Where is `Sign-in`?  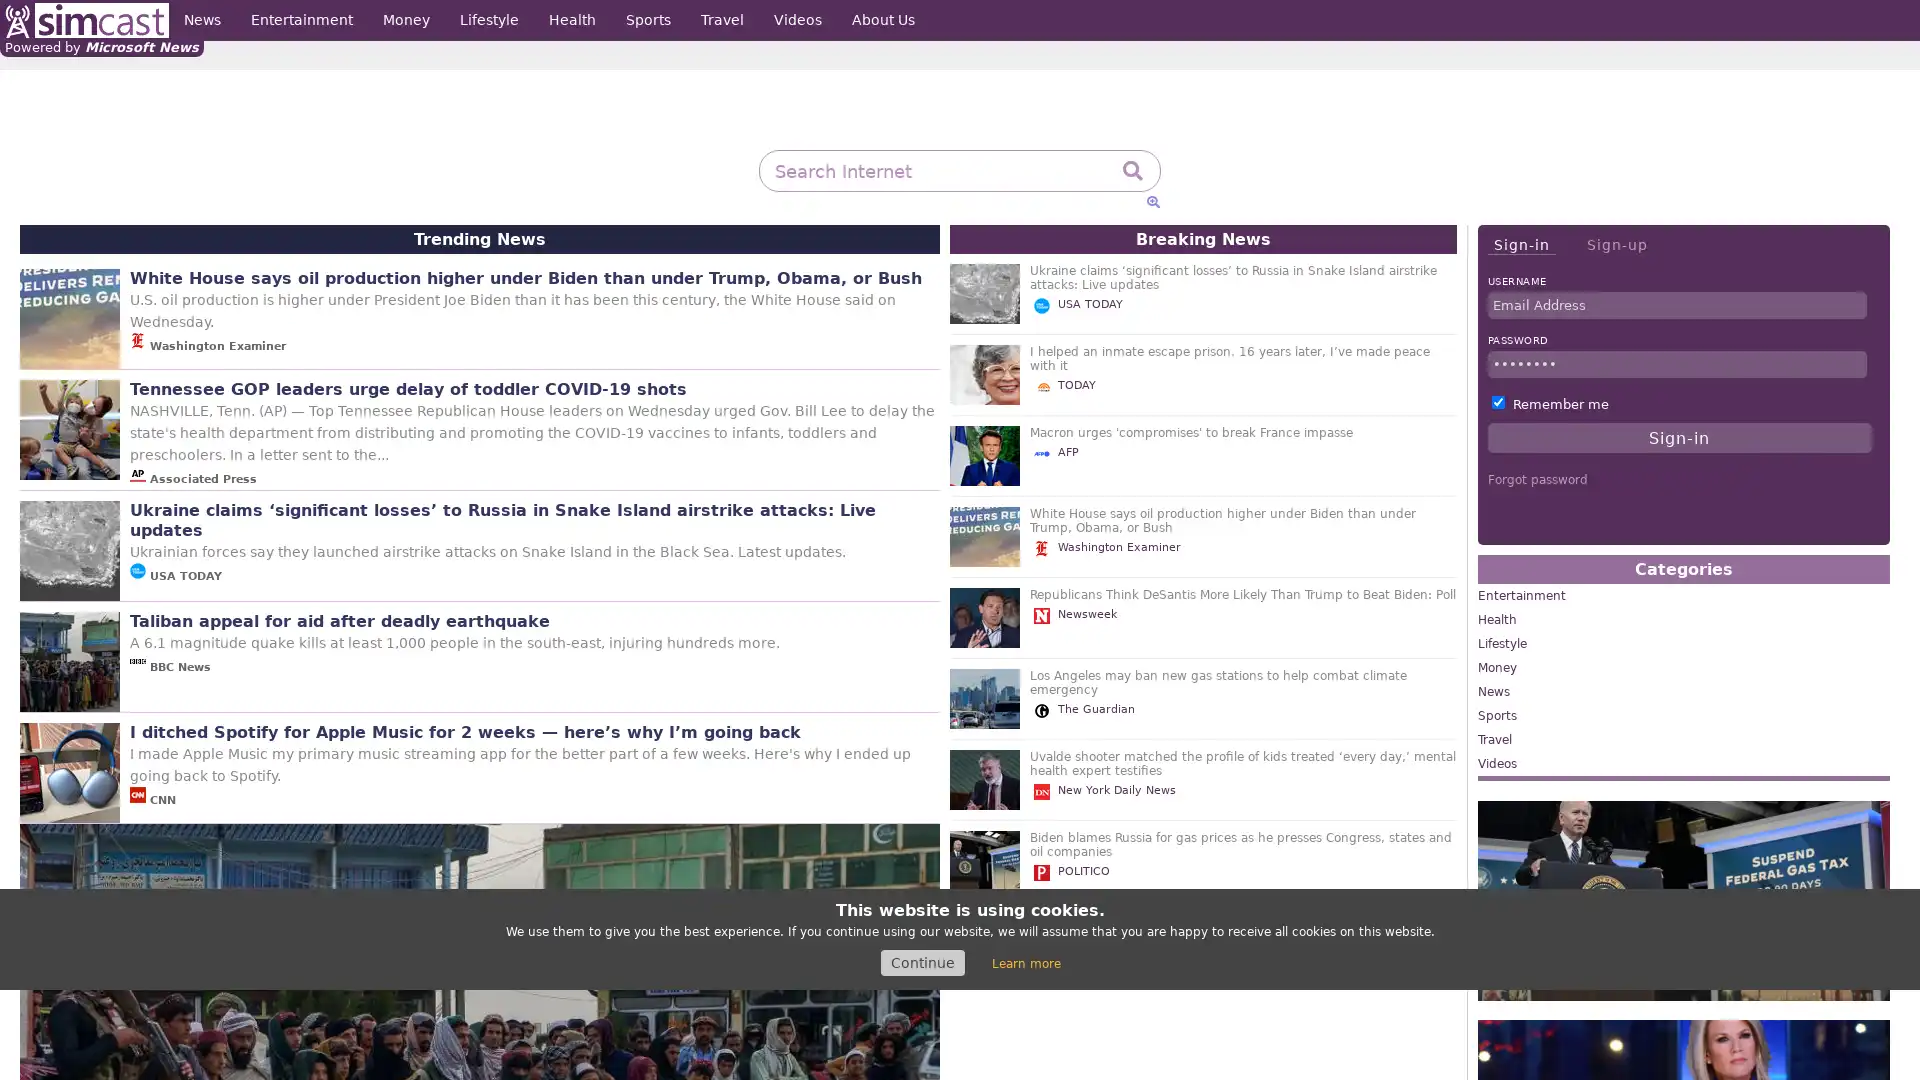 Sign-in is located at coordinates (1679, 437).